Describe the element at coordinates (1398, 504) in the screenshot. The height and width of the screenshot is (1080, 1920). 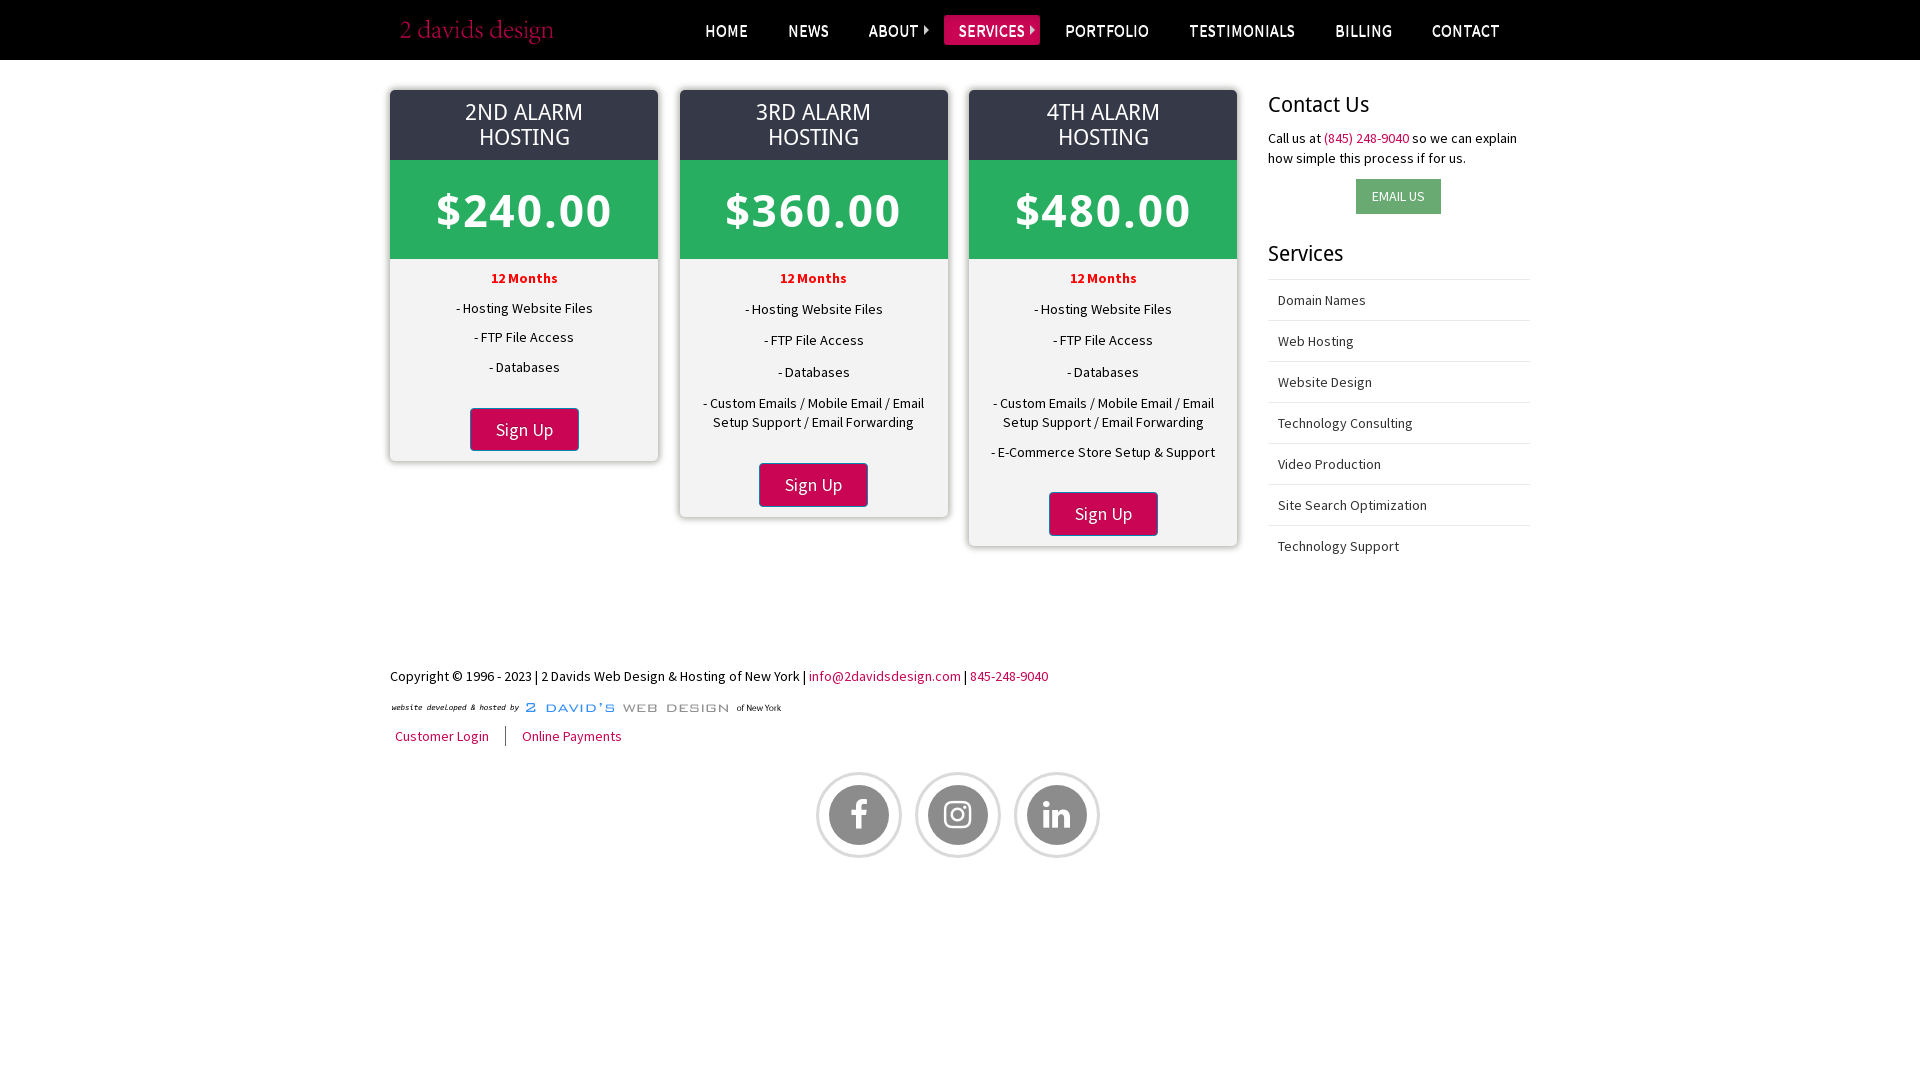
I see `'Site Search Optimization'` at that location.